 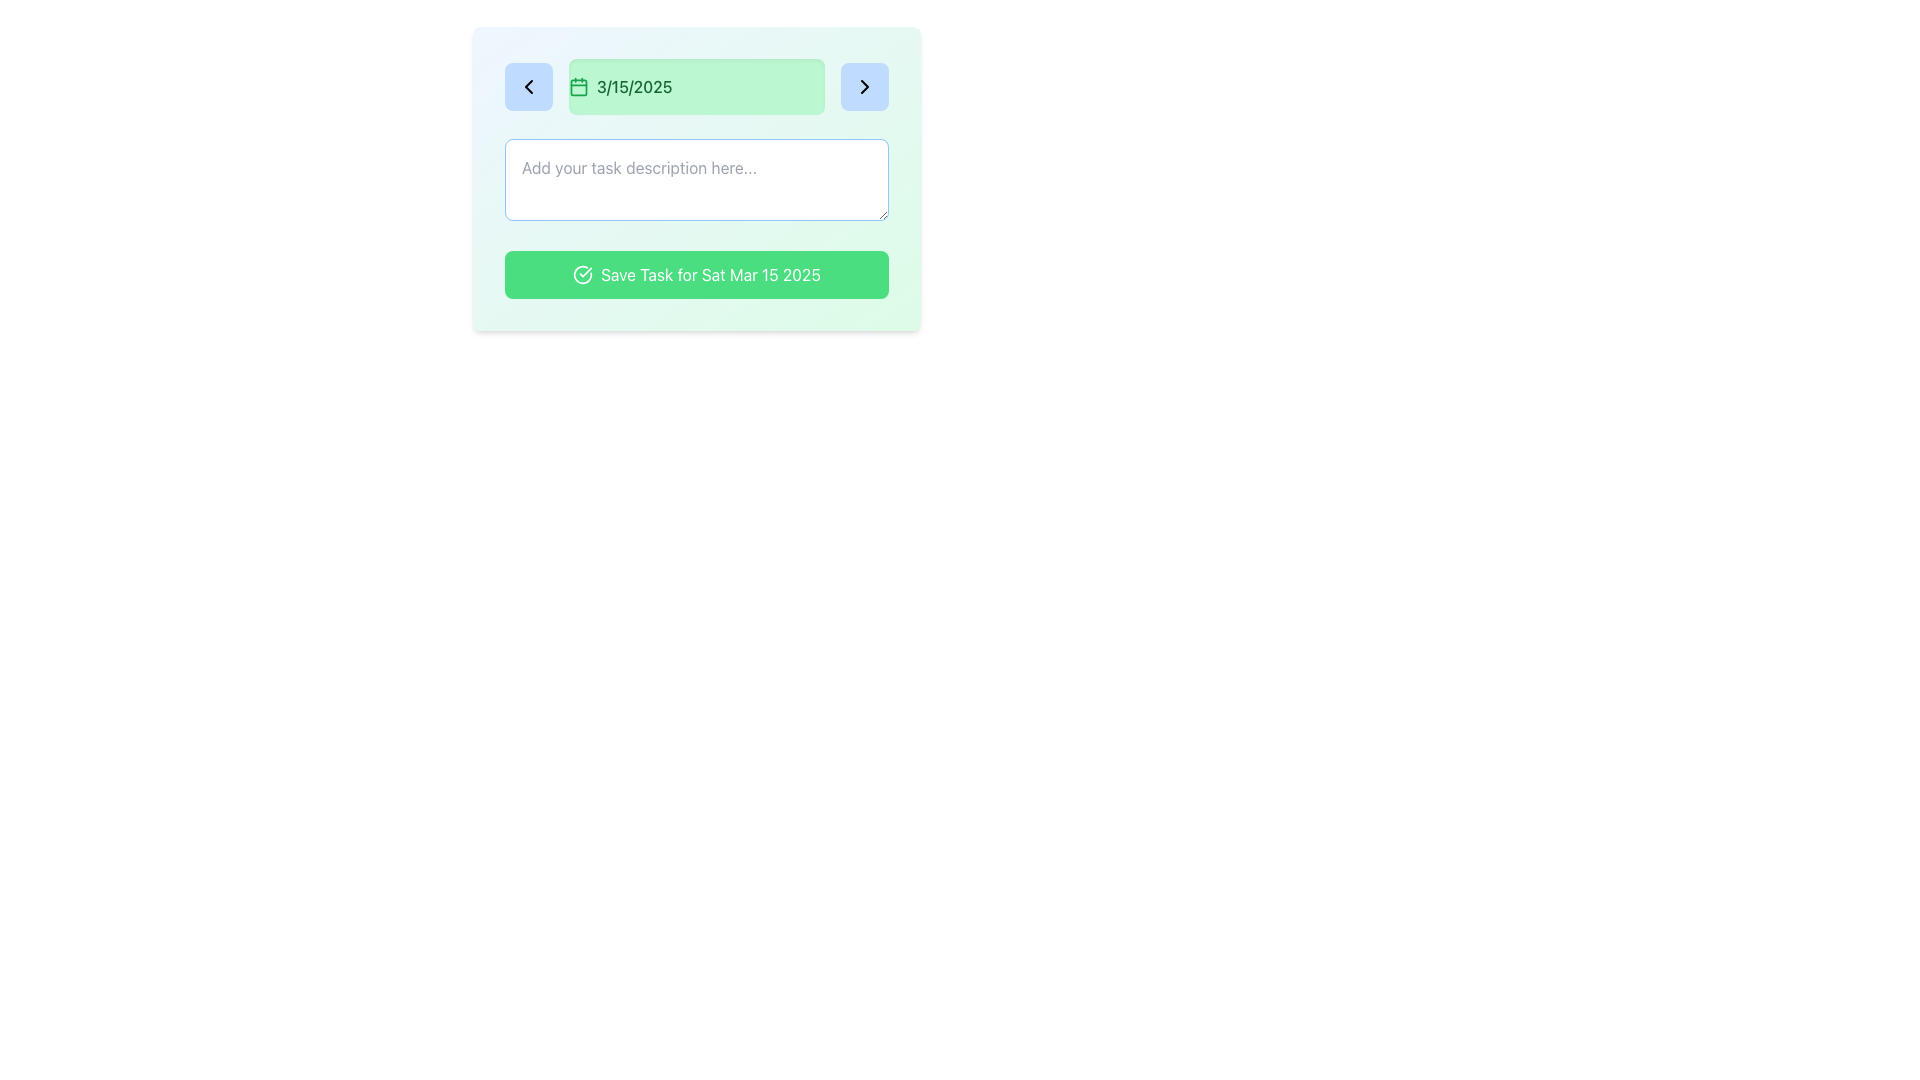 I want to click on text label displaying 'Save Task for Sat Mar 15 2025' located within the button that has a green background and white font color, so click(x=710, y=274).